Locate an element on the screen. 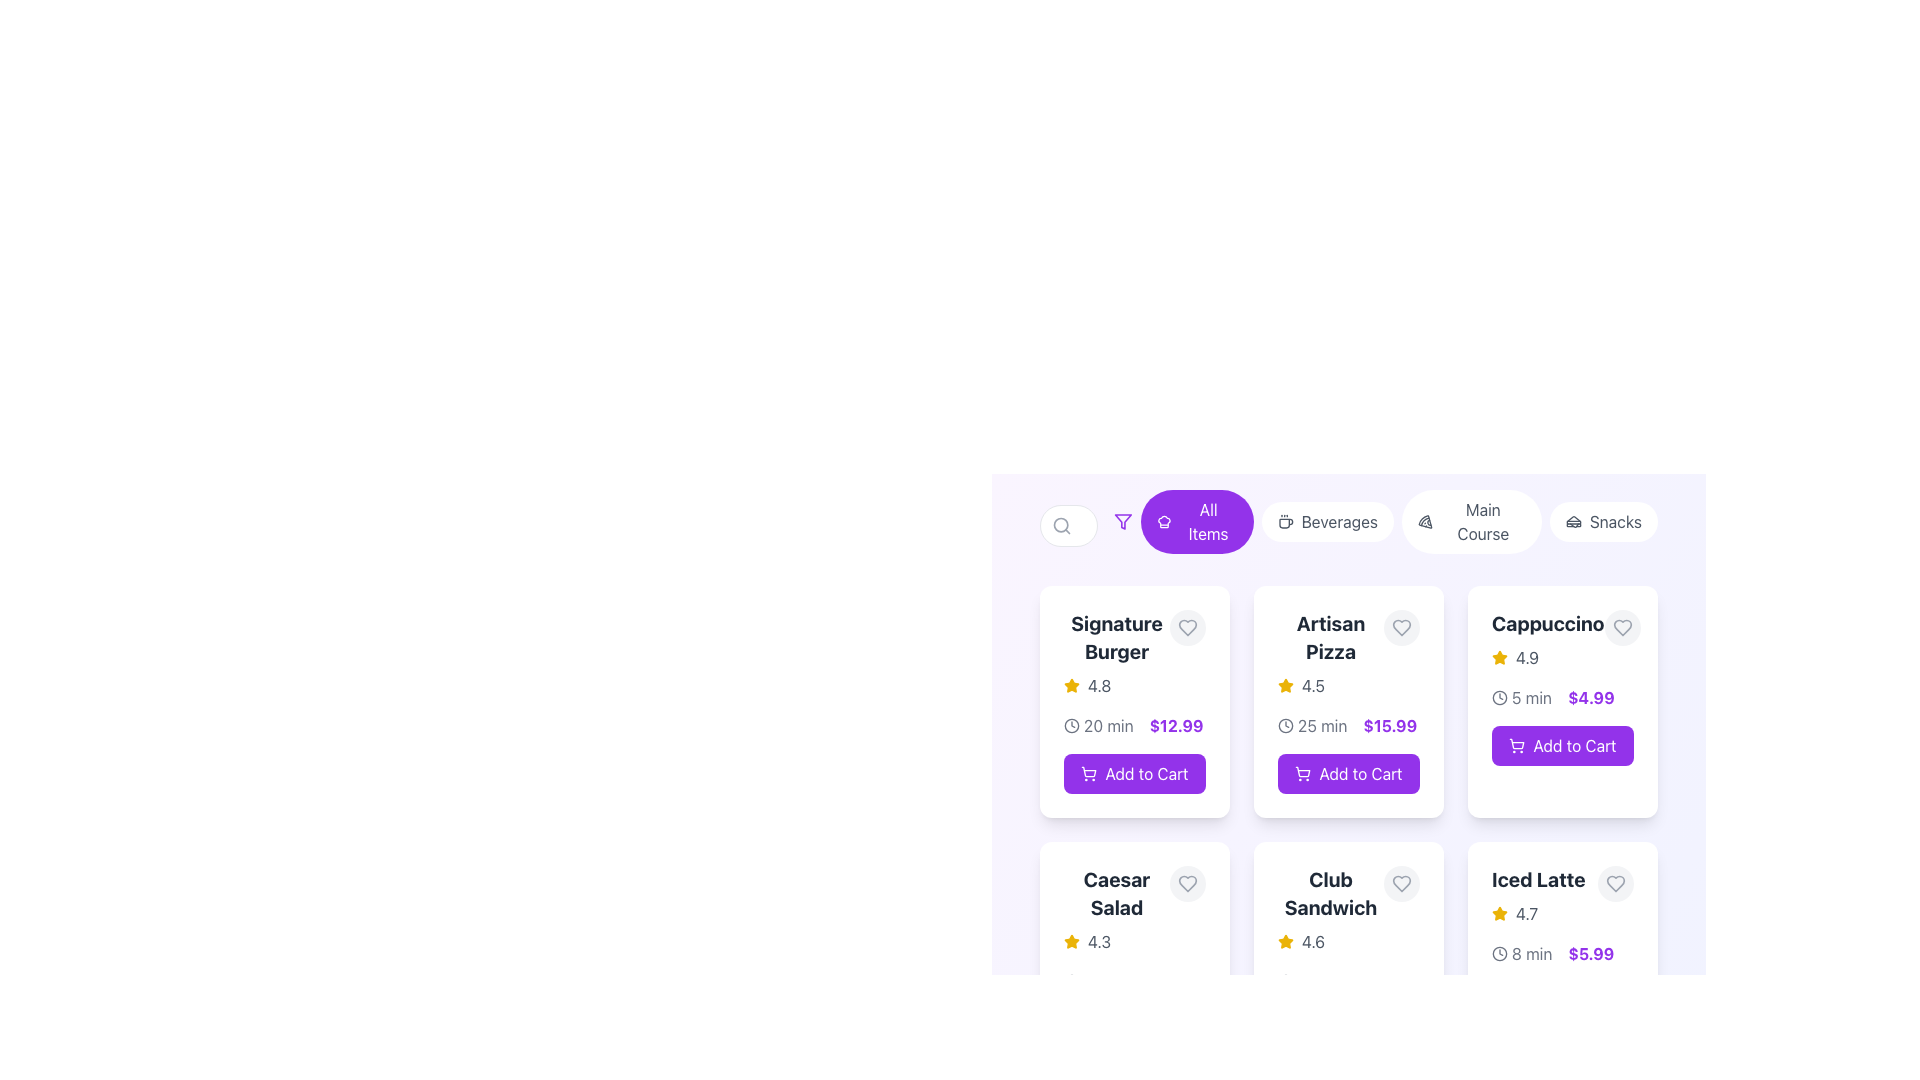  the 'All Items' button, which features a chef's hat icon on a rounded rectangular purple background is located at coordinates (1197, 520).